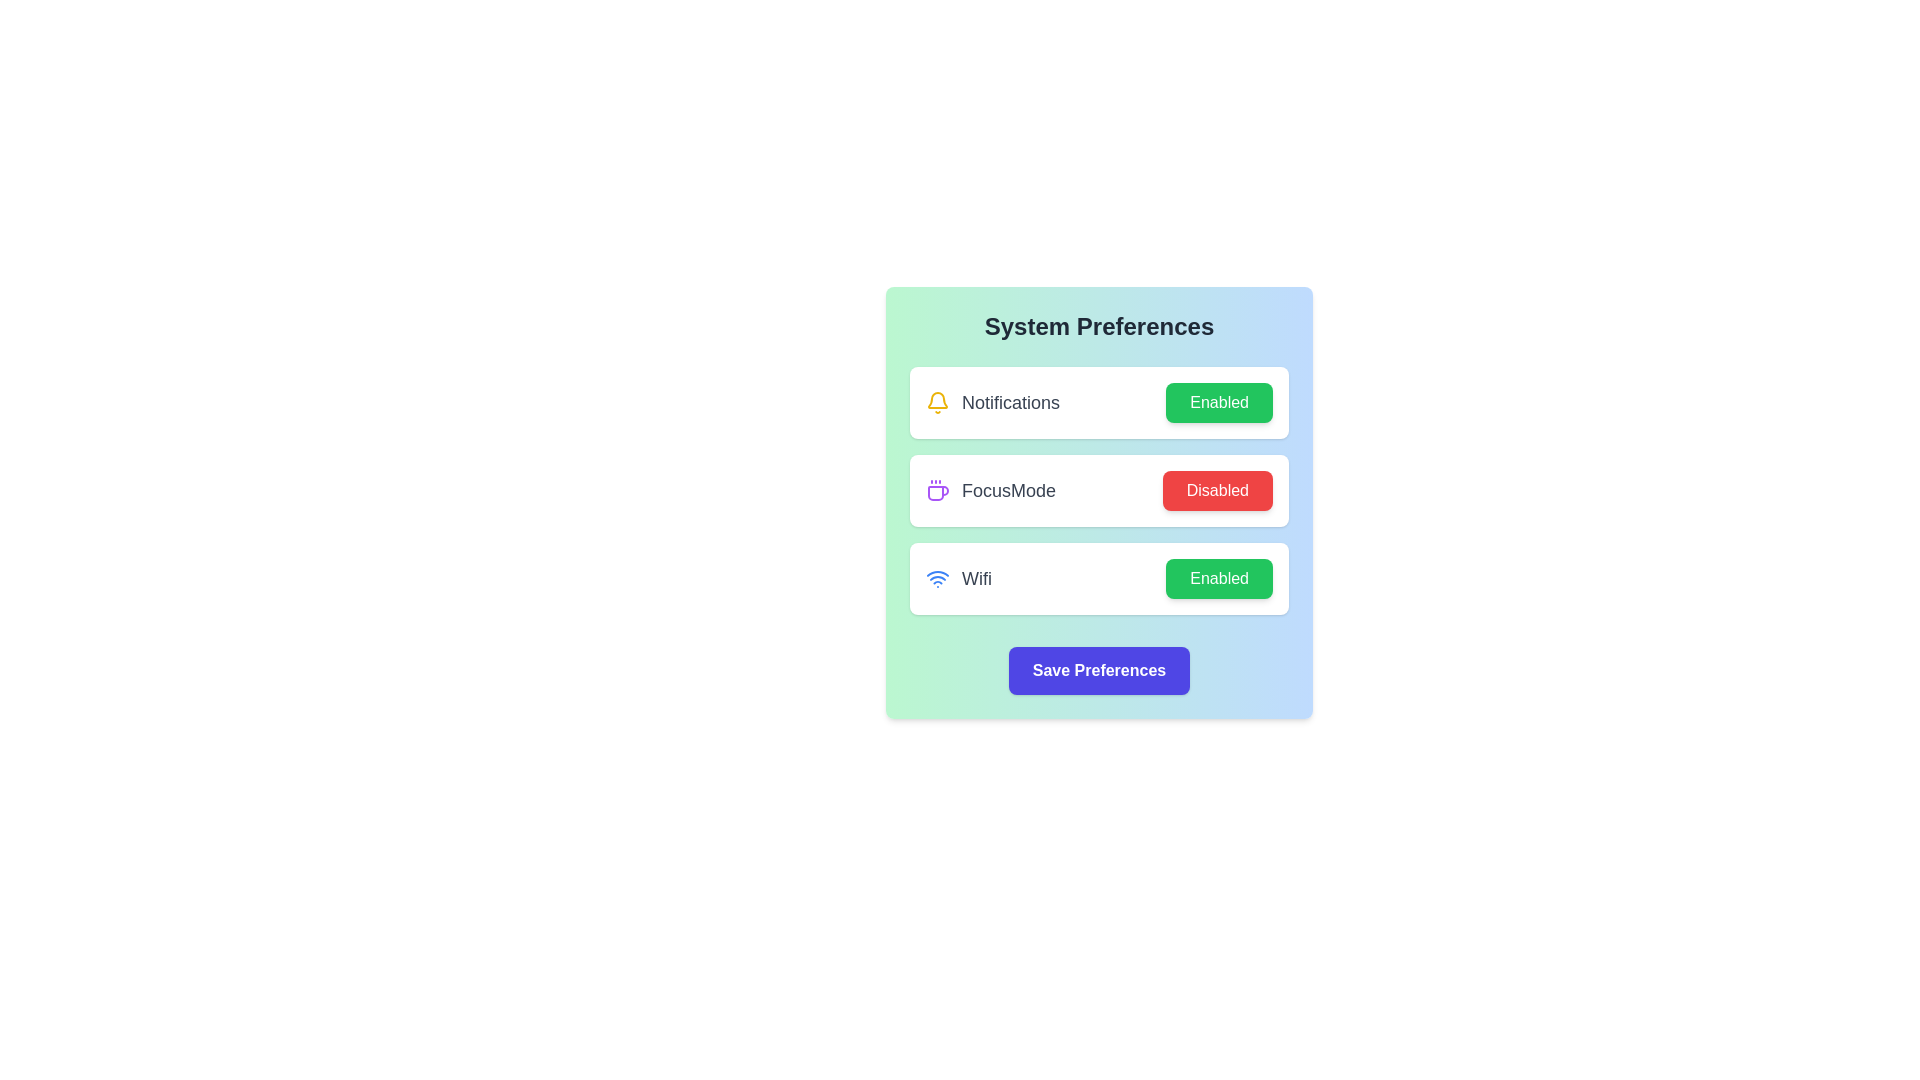 This screenshot has height=1080, width=1920. Describe the element at coordinates (1098, 490) in the screenshot. I see `the setting area for focusMode` at that location.